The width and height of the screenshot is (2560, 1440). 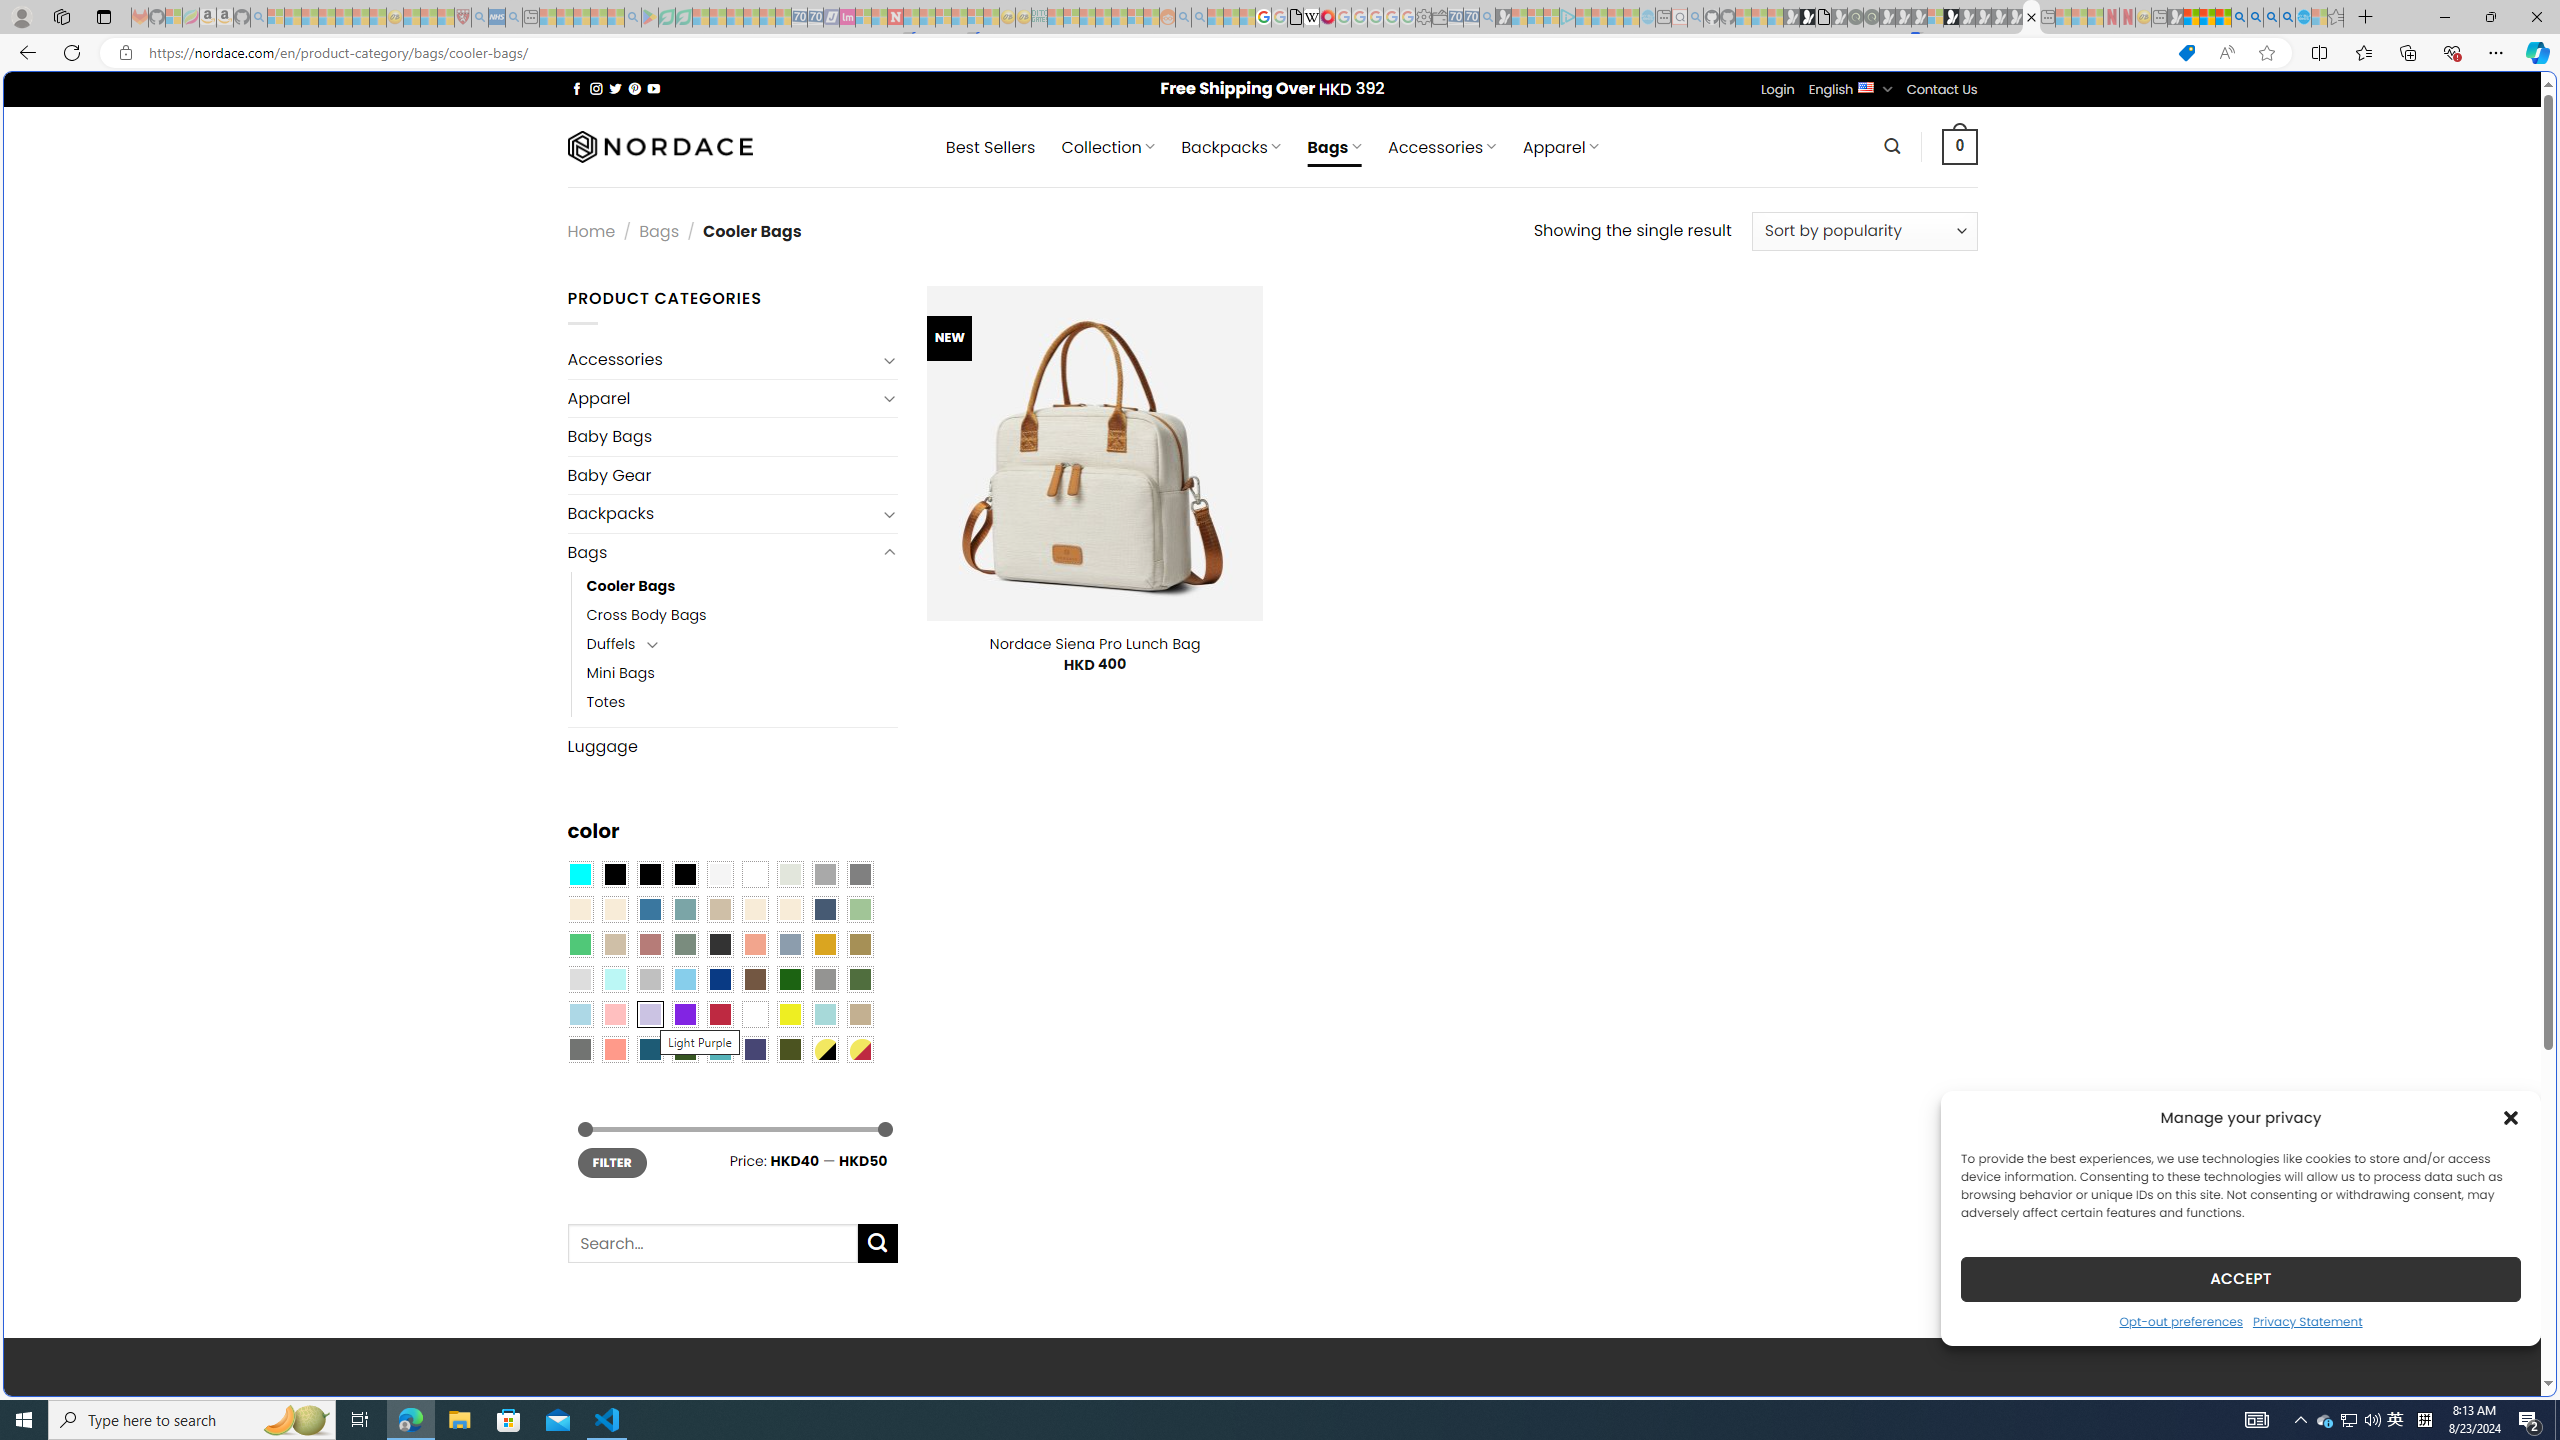 I want to click on 'Cross Body Bags', so click(x=741, y=614).